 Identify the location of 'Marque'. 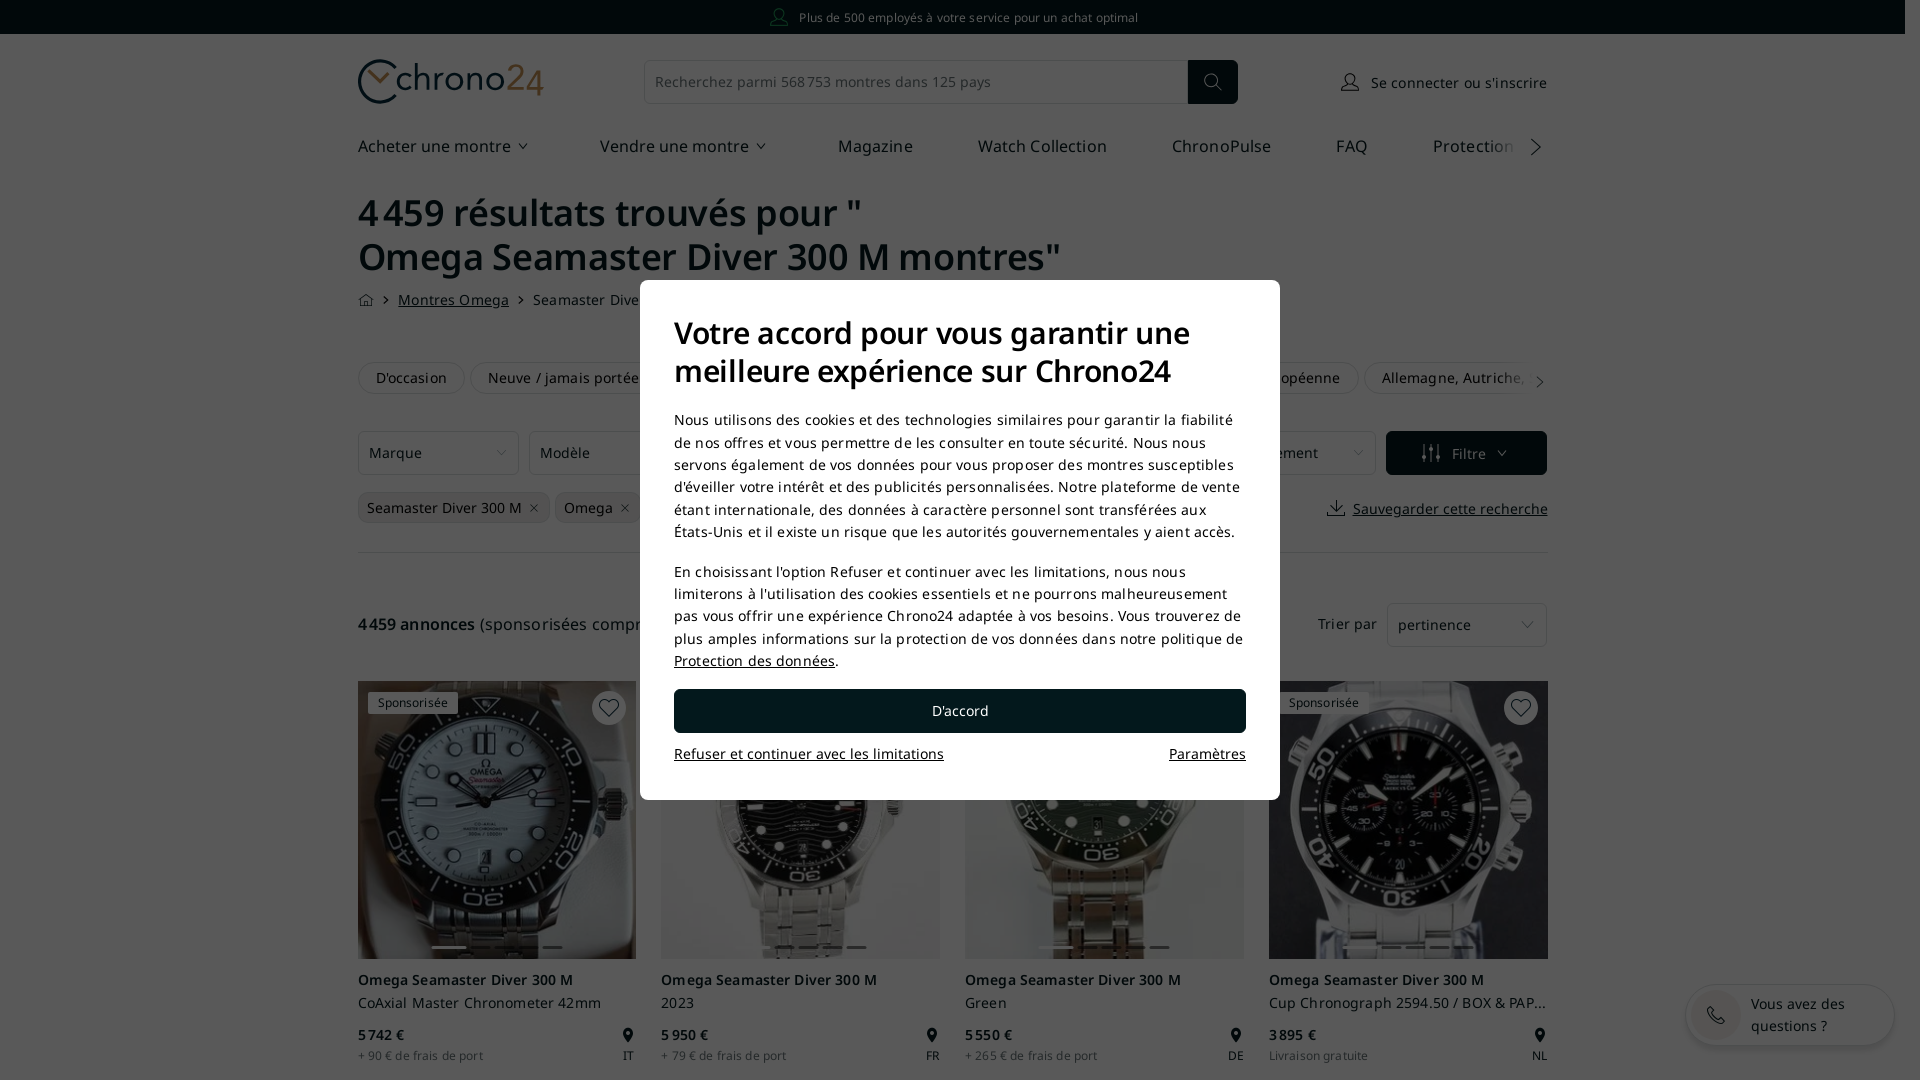
(437, 452).